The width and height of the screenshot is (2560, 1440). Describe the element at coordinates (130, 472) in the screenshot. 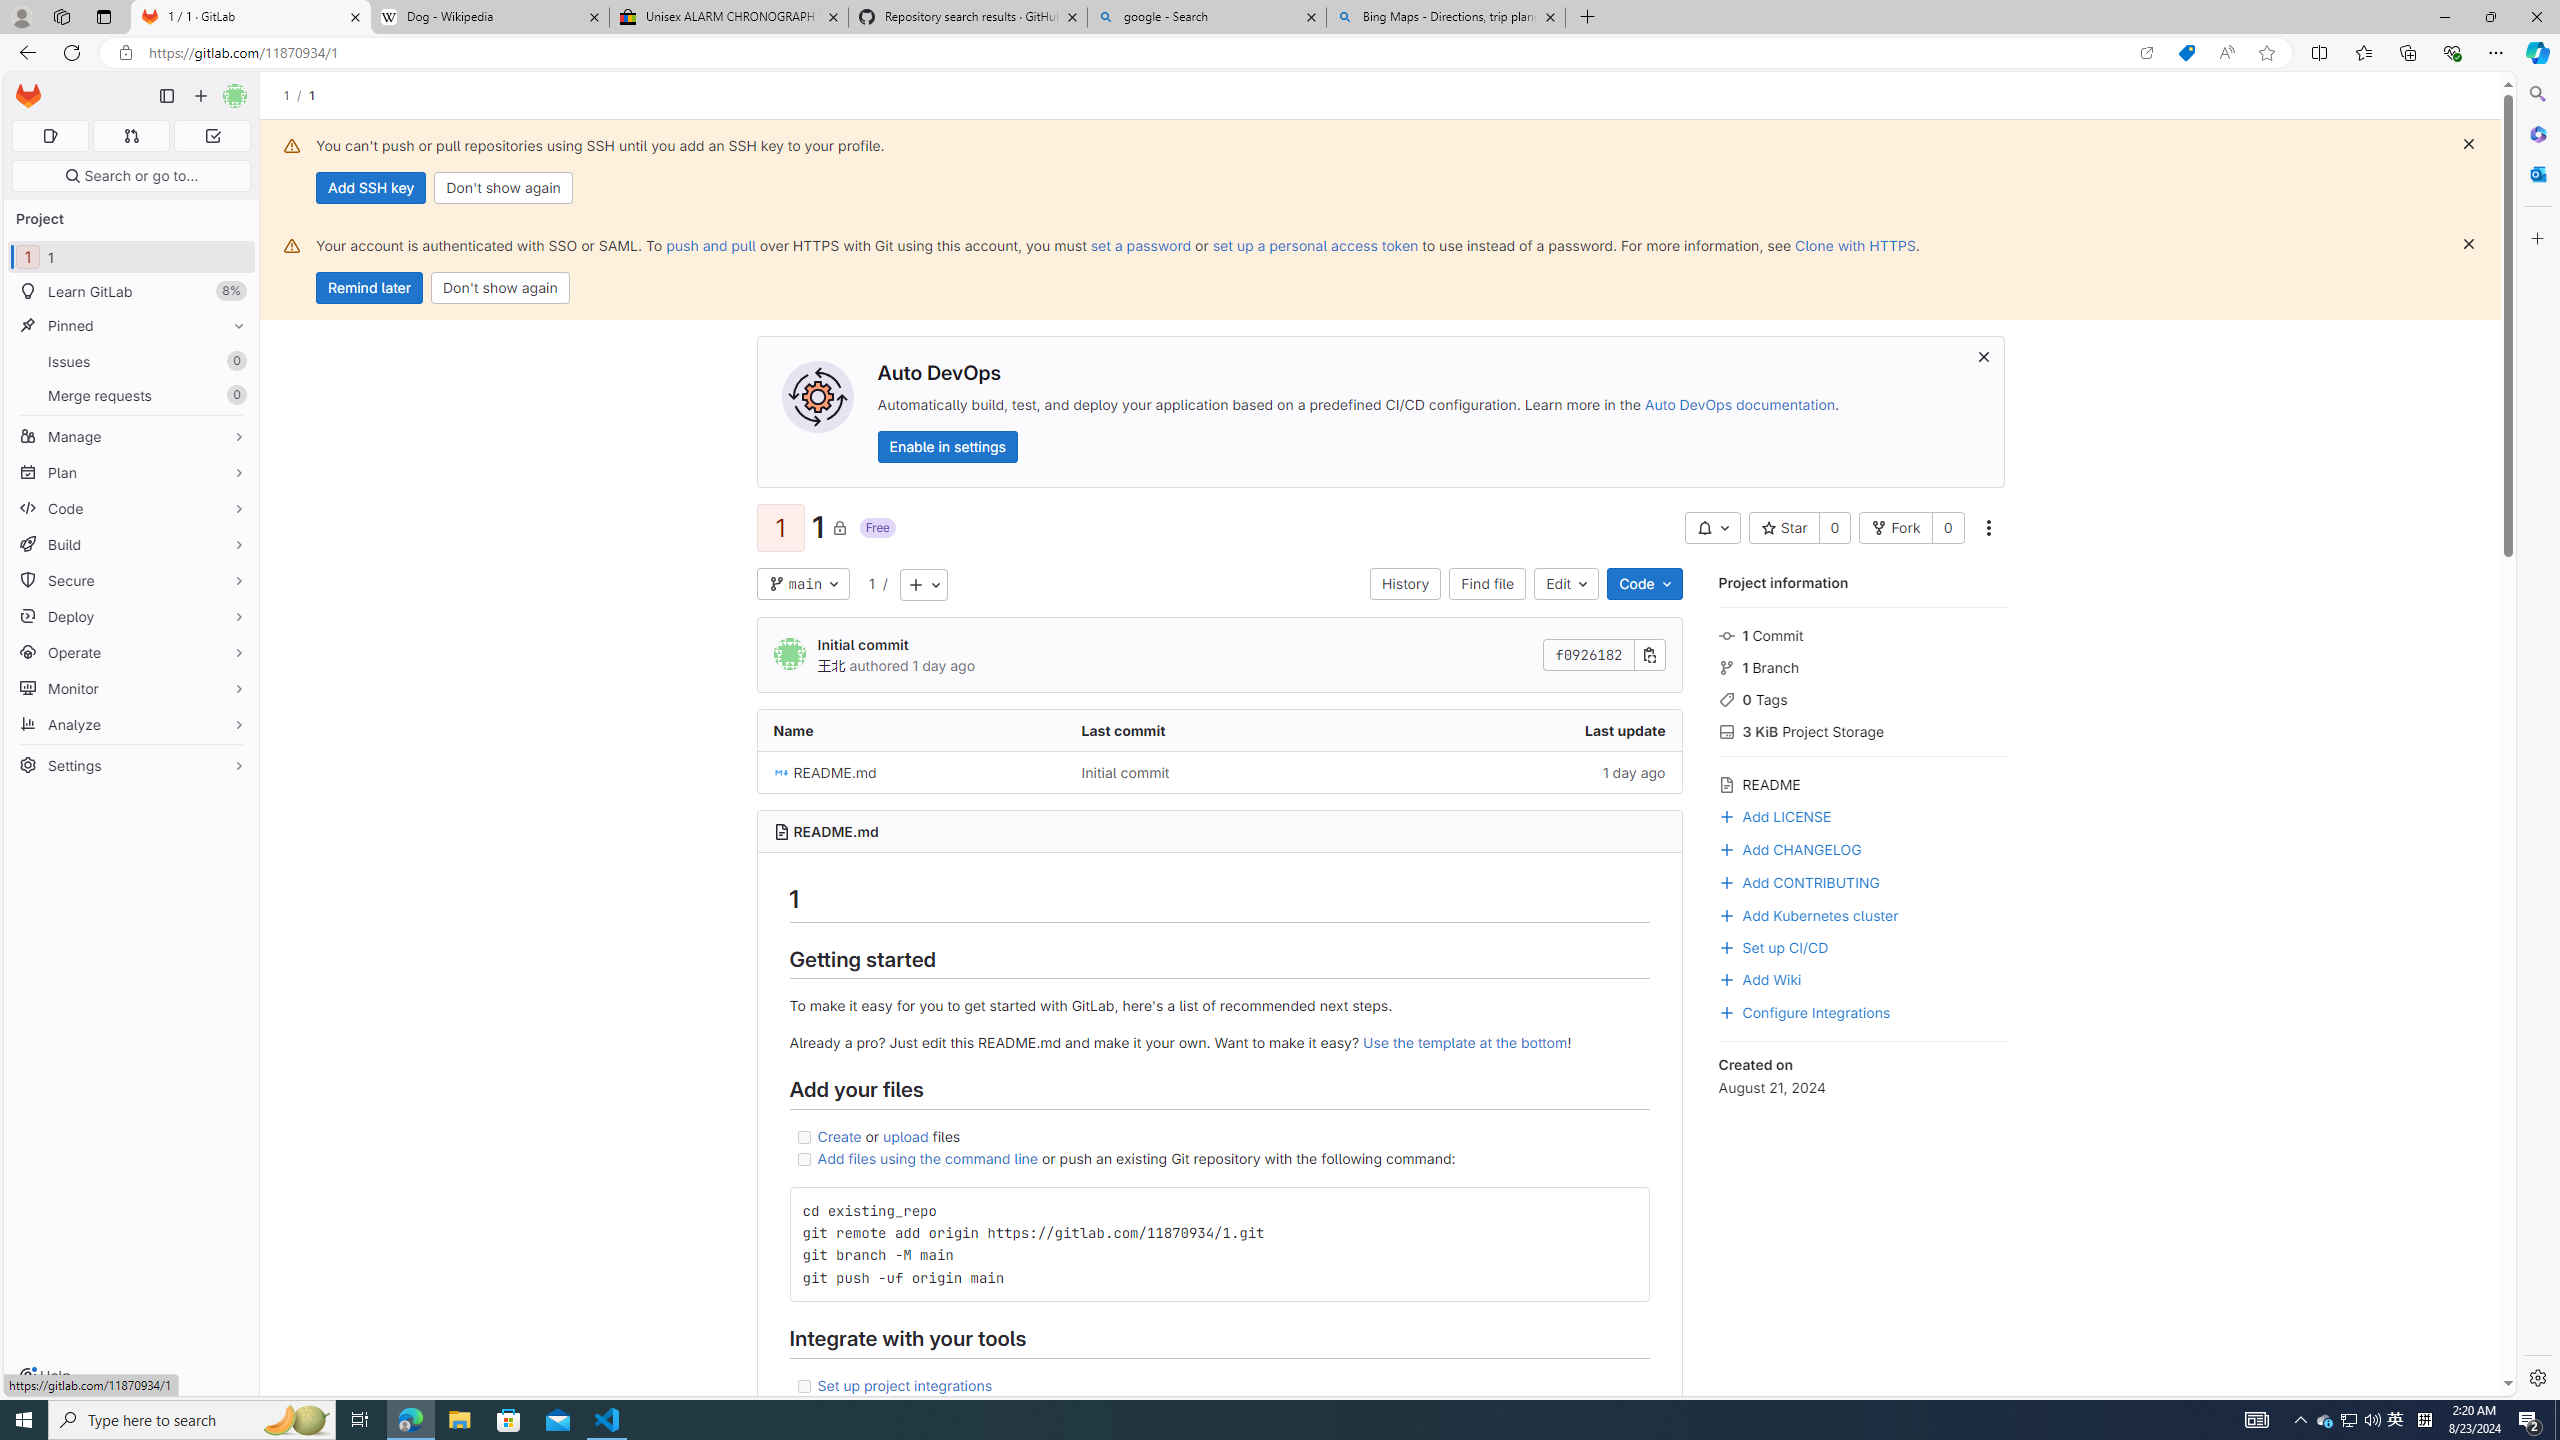

I see `'Plan'` at that location.